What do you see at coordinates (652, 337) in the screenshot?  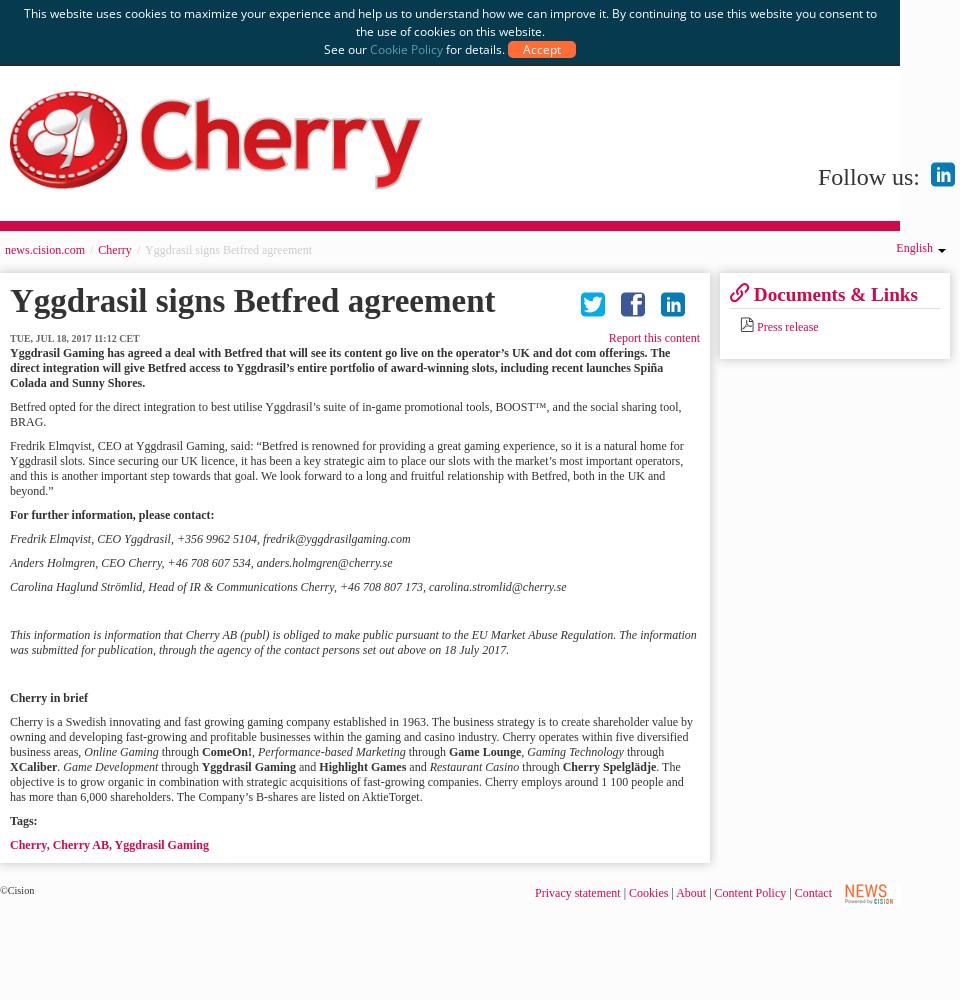 I see `'Report this content'` at bounding box center [652, 337].